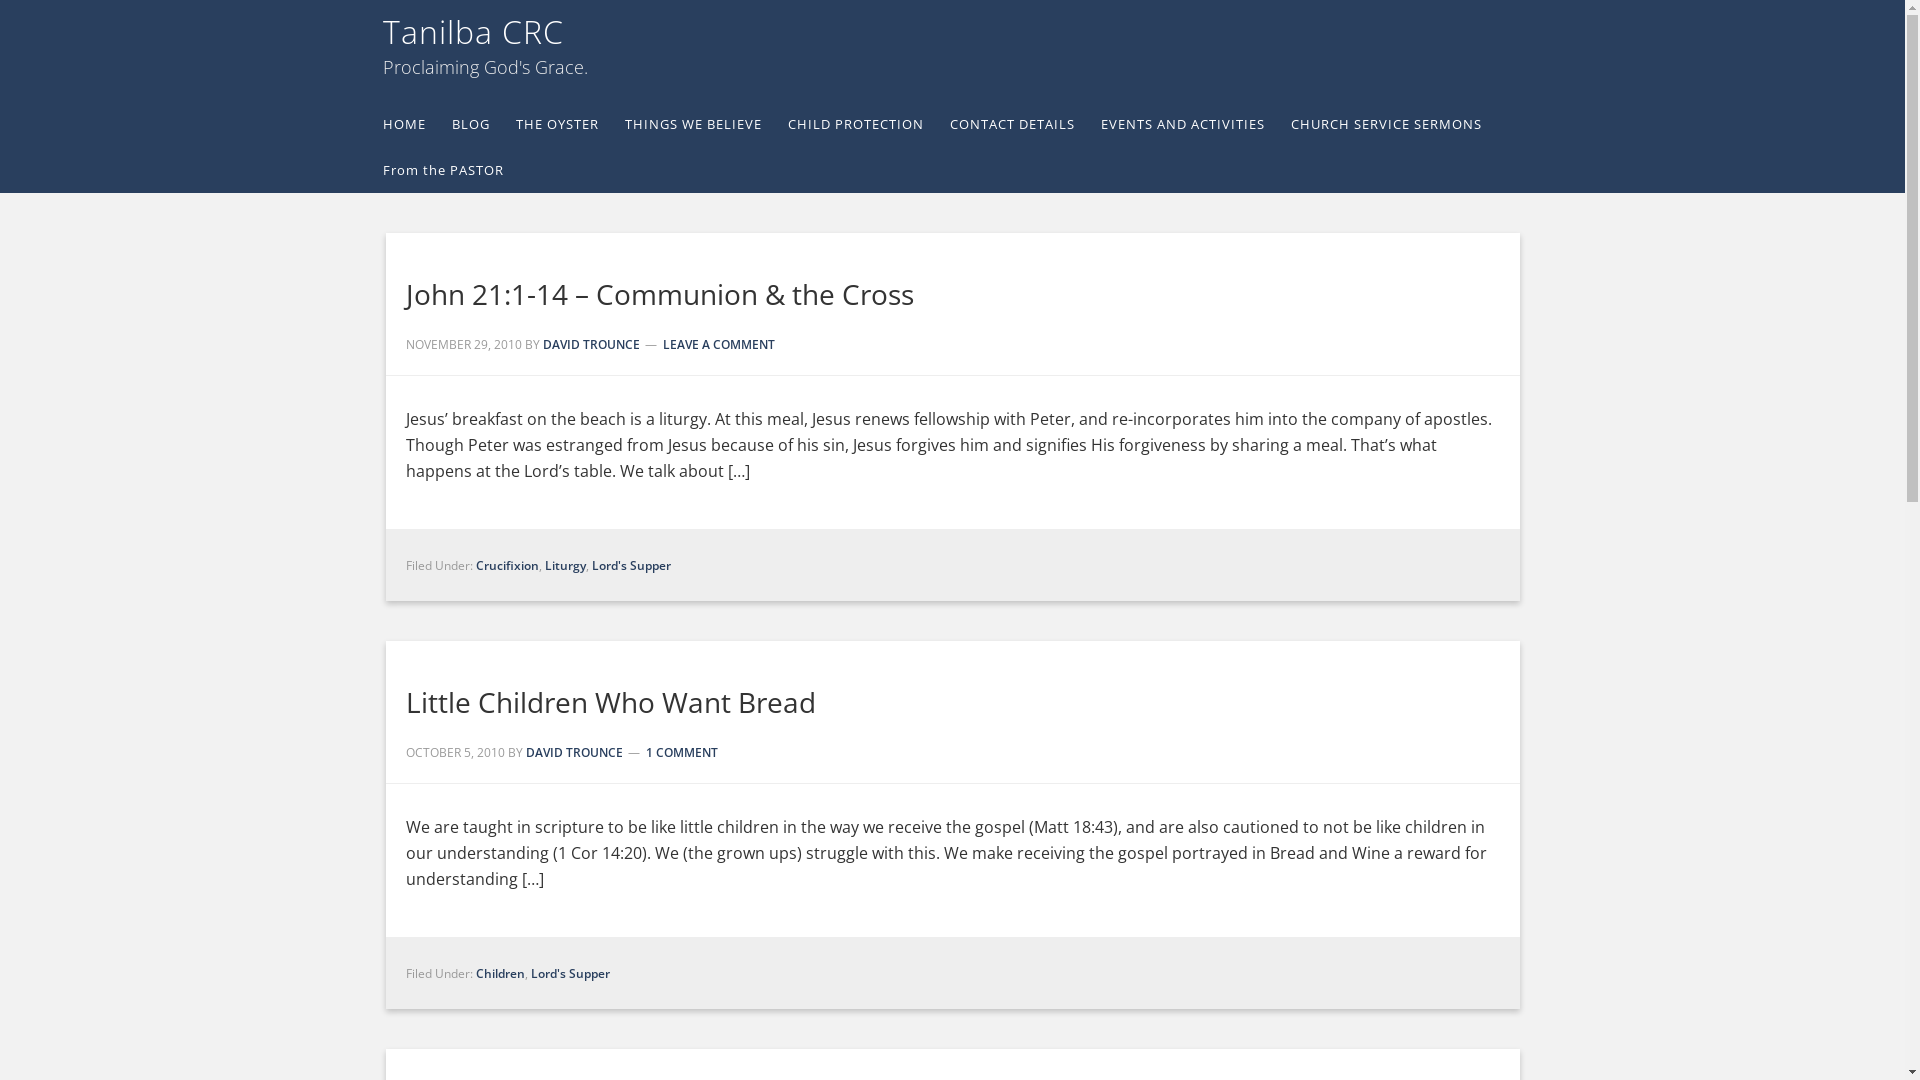 This screenshot has width=1920, height=1080. Describe the element at coordinates (681, 752) in the screenshot. I see `'1 COMMENT'` at that location.